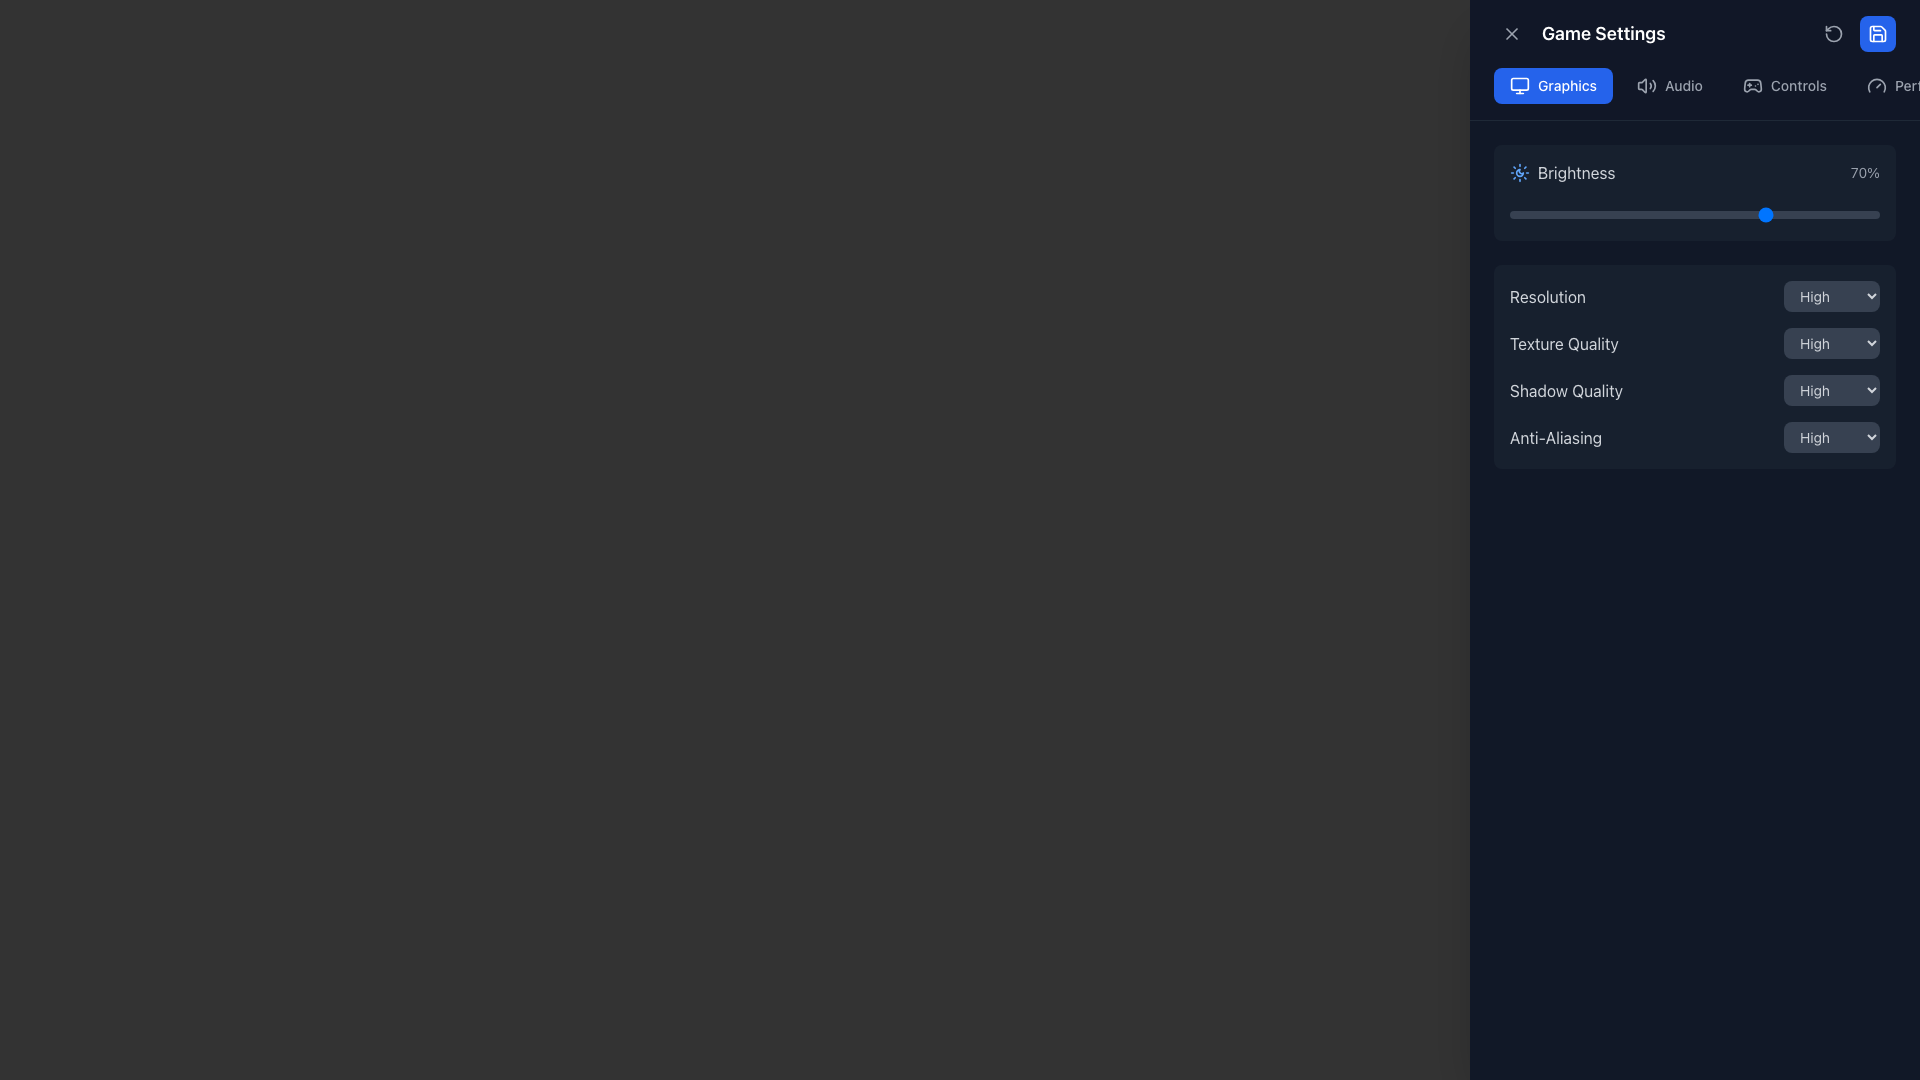 This screenshot has width=1920, height=1080. I want to click on the dropdown menu for setting the resolution quality located near the top-right corner of the 'Graphics' settings section, so click(1832, 296).